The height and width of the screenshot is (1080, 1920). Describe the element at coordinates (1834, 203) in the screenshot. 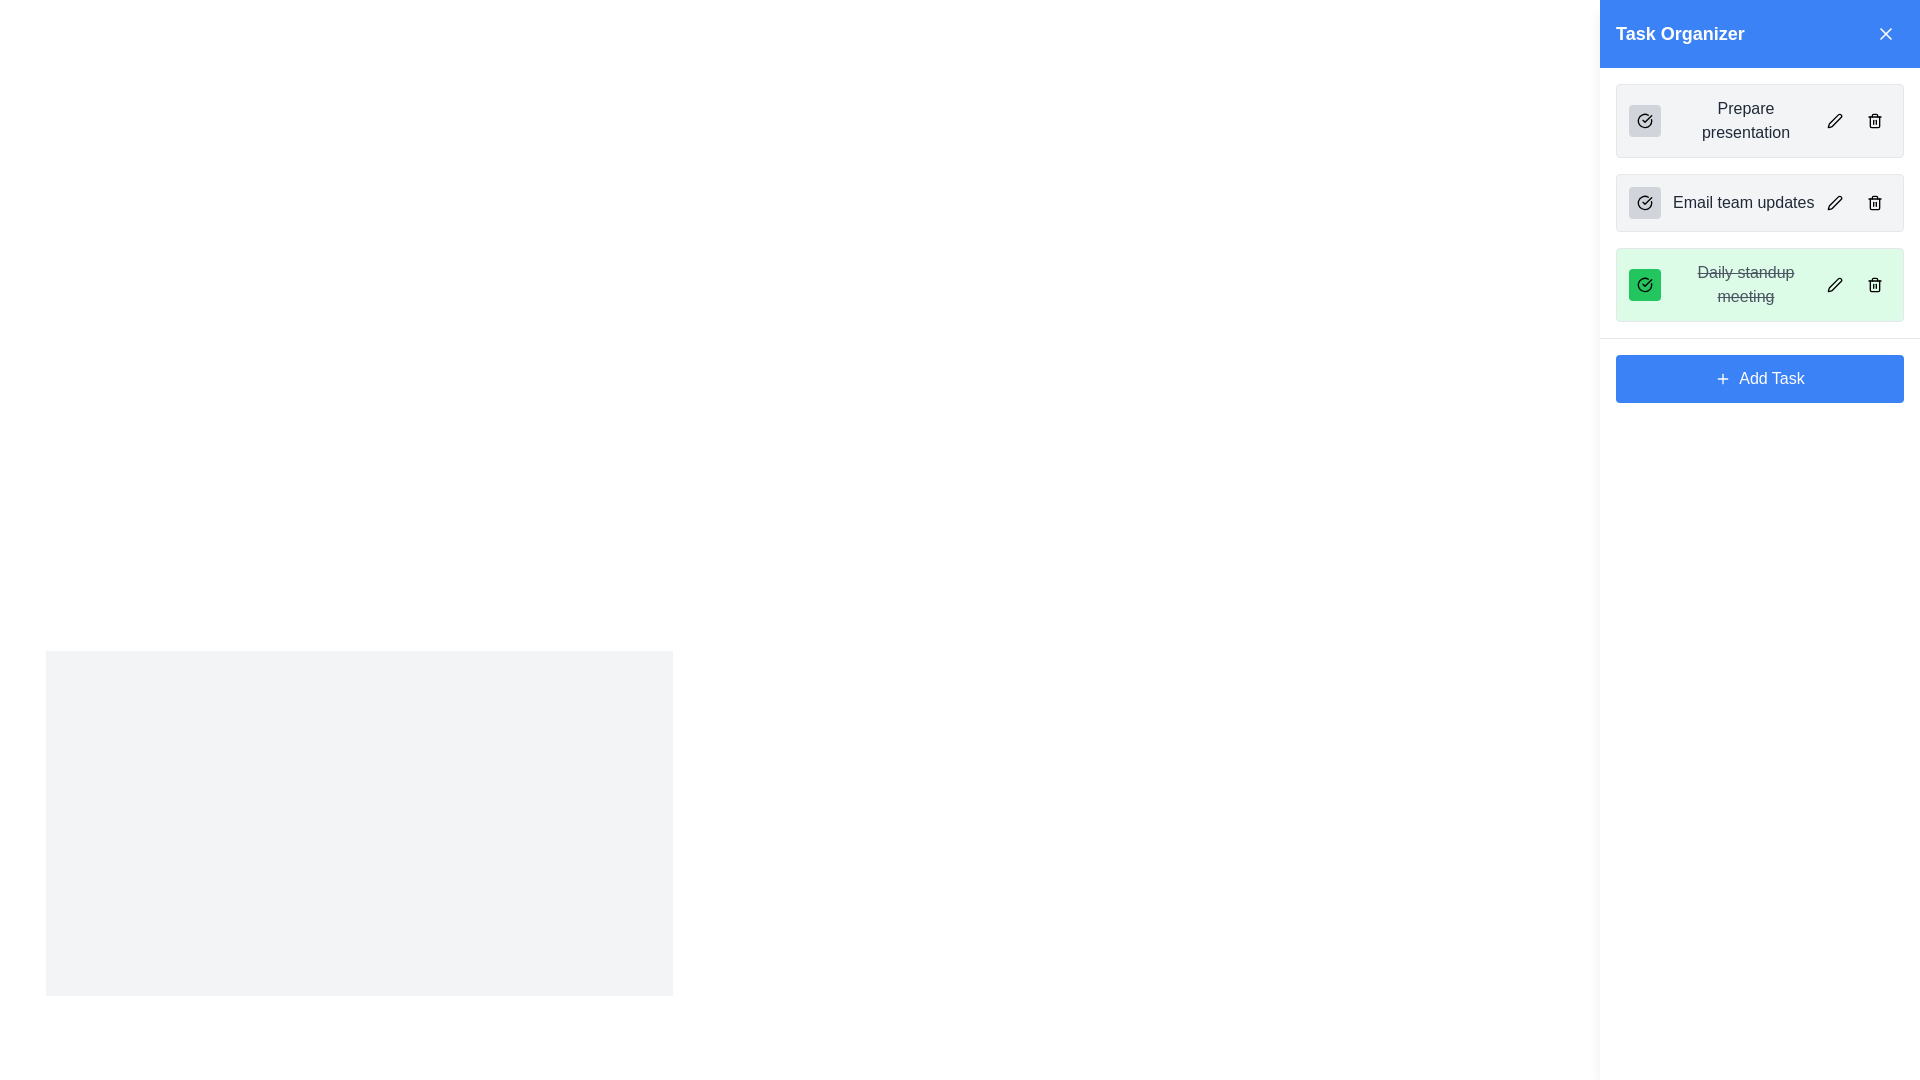

I see `the pen-shaped icon in the 'Email team updates' task row of the 'Task Organizer' panel` at that location.